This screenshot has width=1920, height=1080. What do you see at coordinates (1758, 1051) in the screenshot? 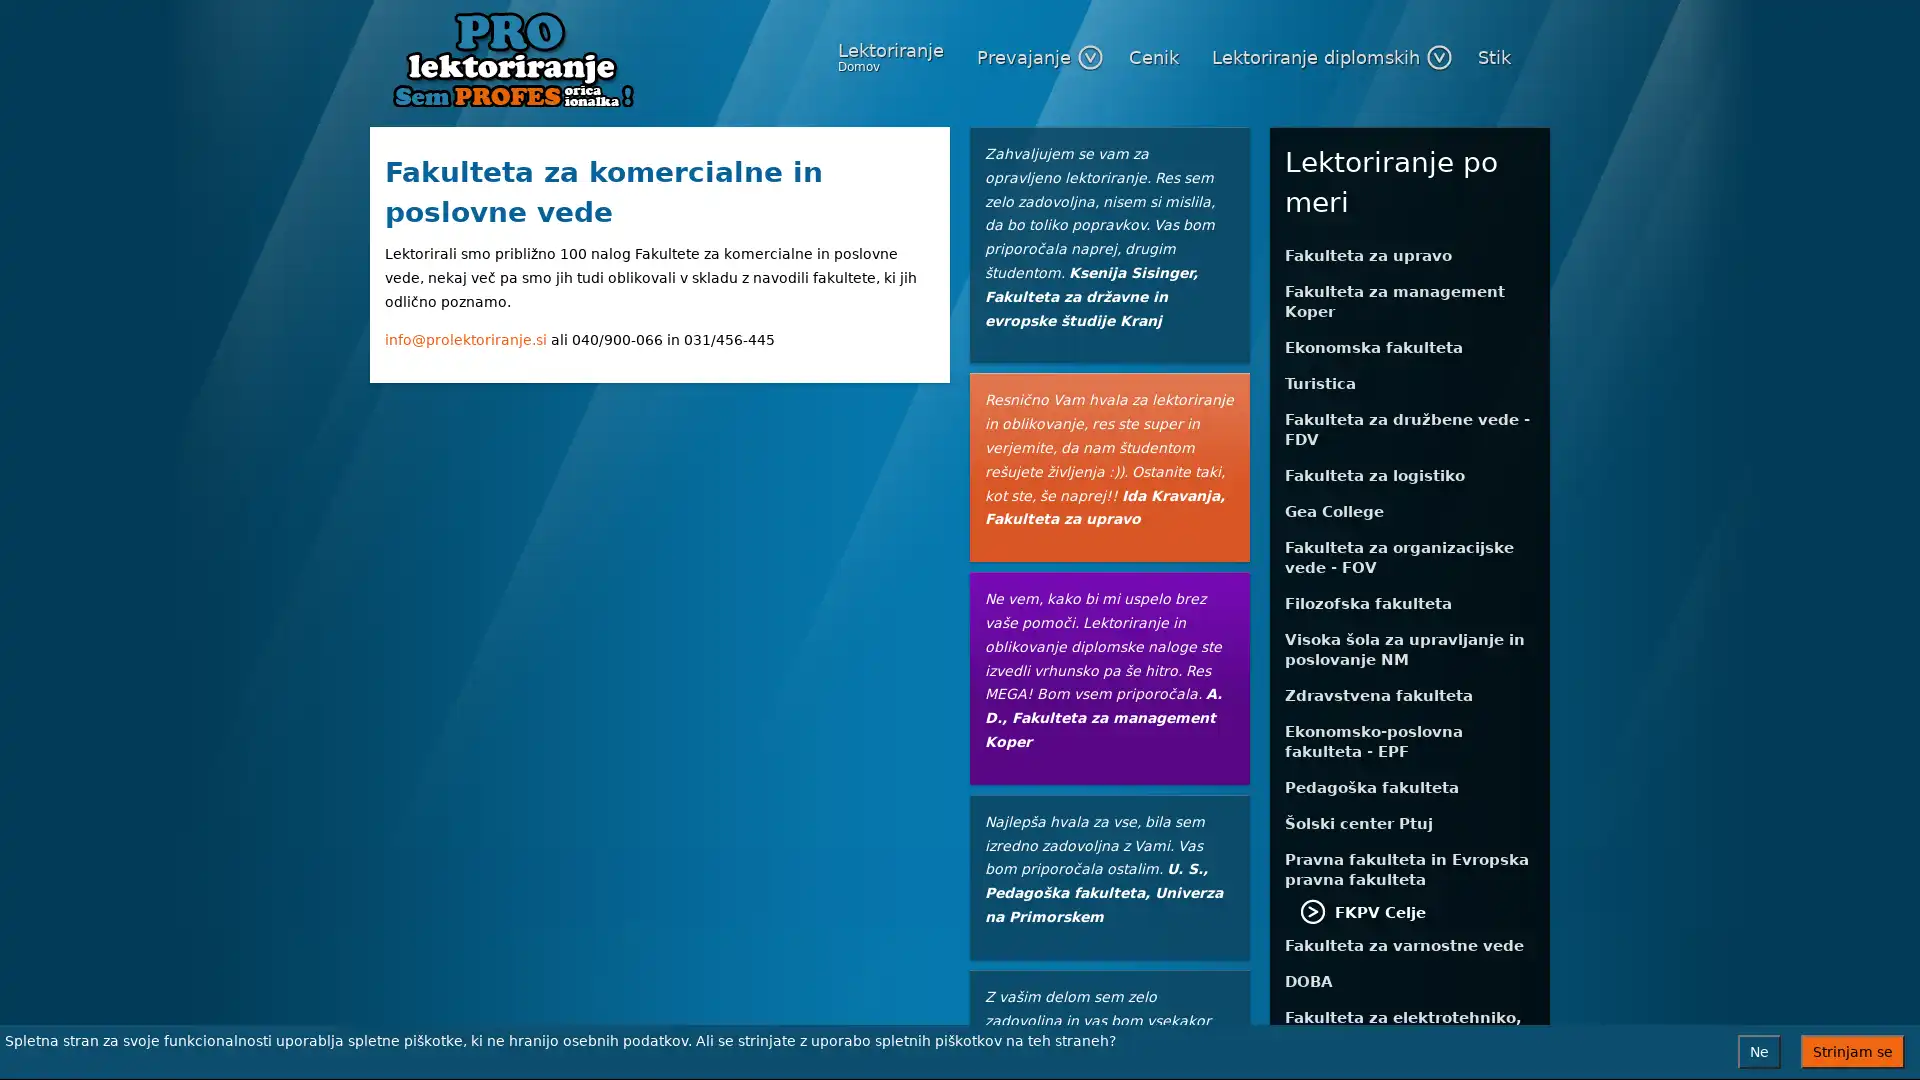
I see `Ne` at bounding box center [1758, 1051].